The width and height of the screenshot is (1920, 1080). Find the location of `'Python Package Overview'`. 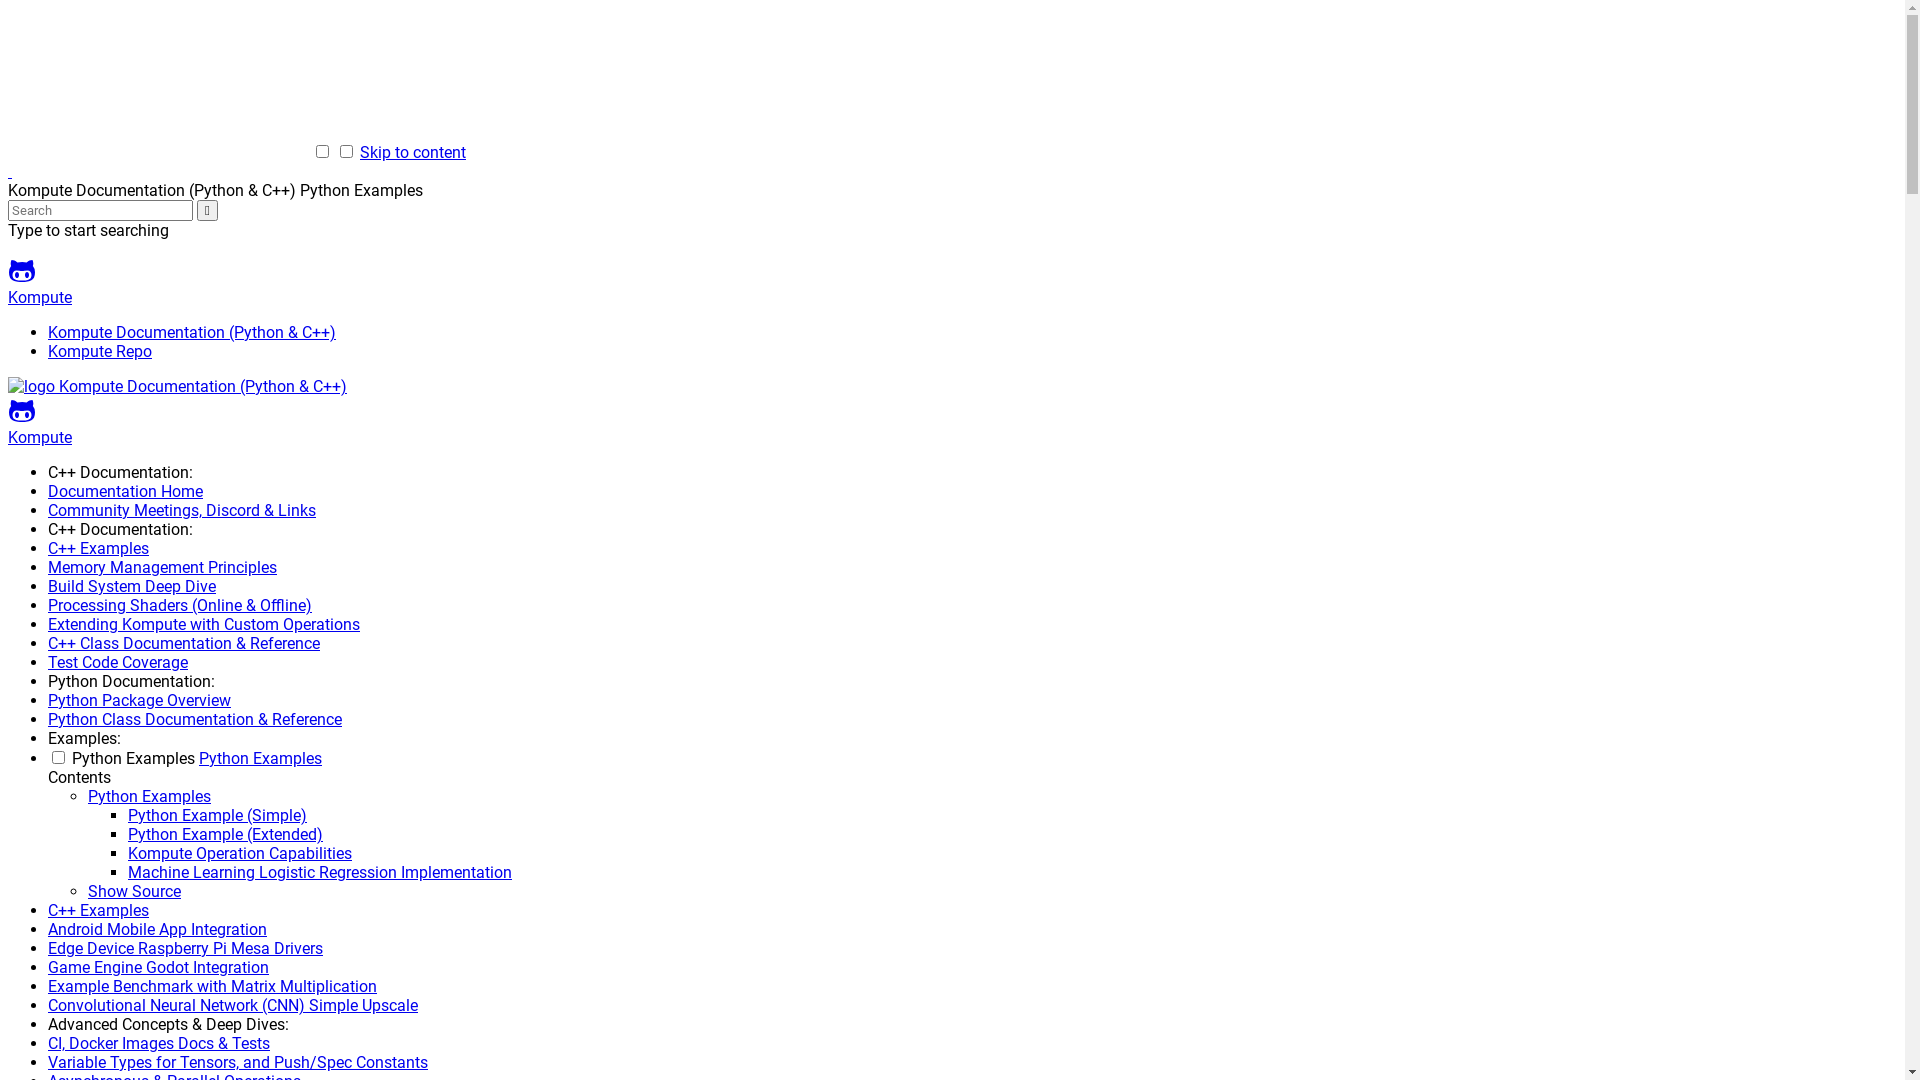

'Python Package Overview' is located at coordinates (48, 699).